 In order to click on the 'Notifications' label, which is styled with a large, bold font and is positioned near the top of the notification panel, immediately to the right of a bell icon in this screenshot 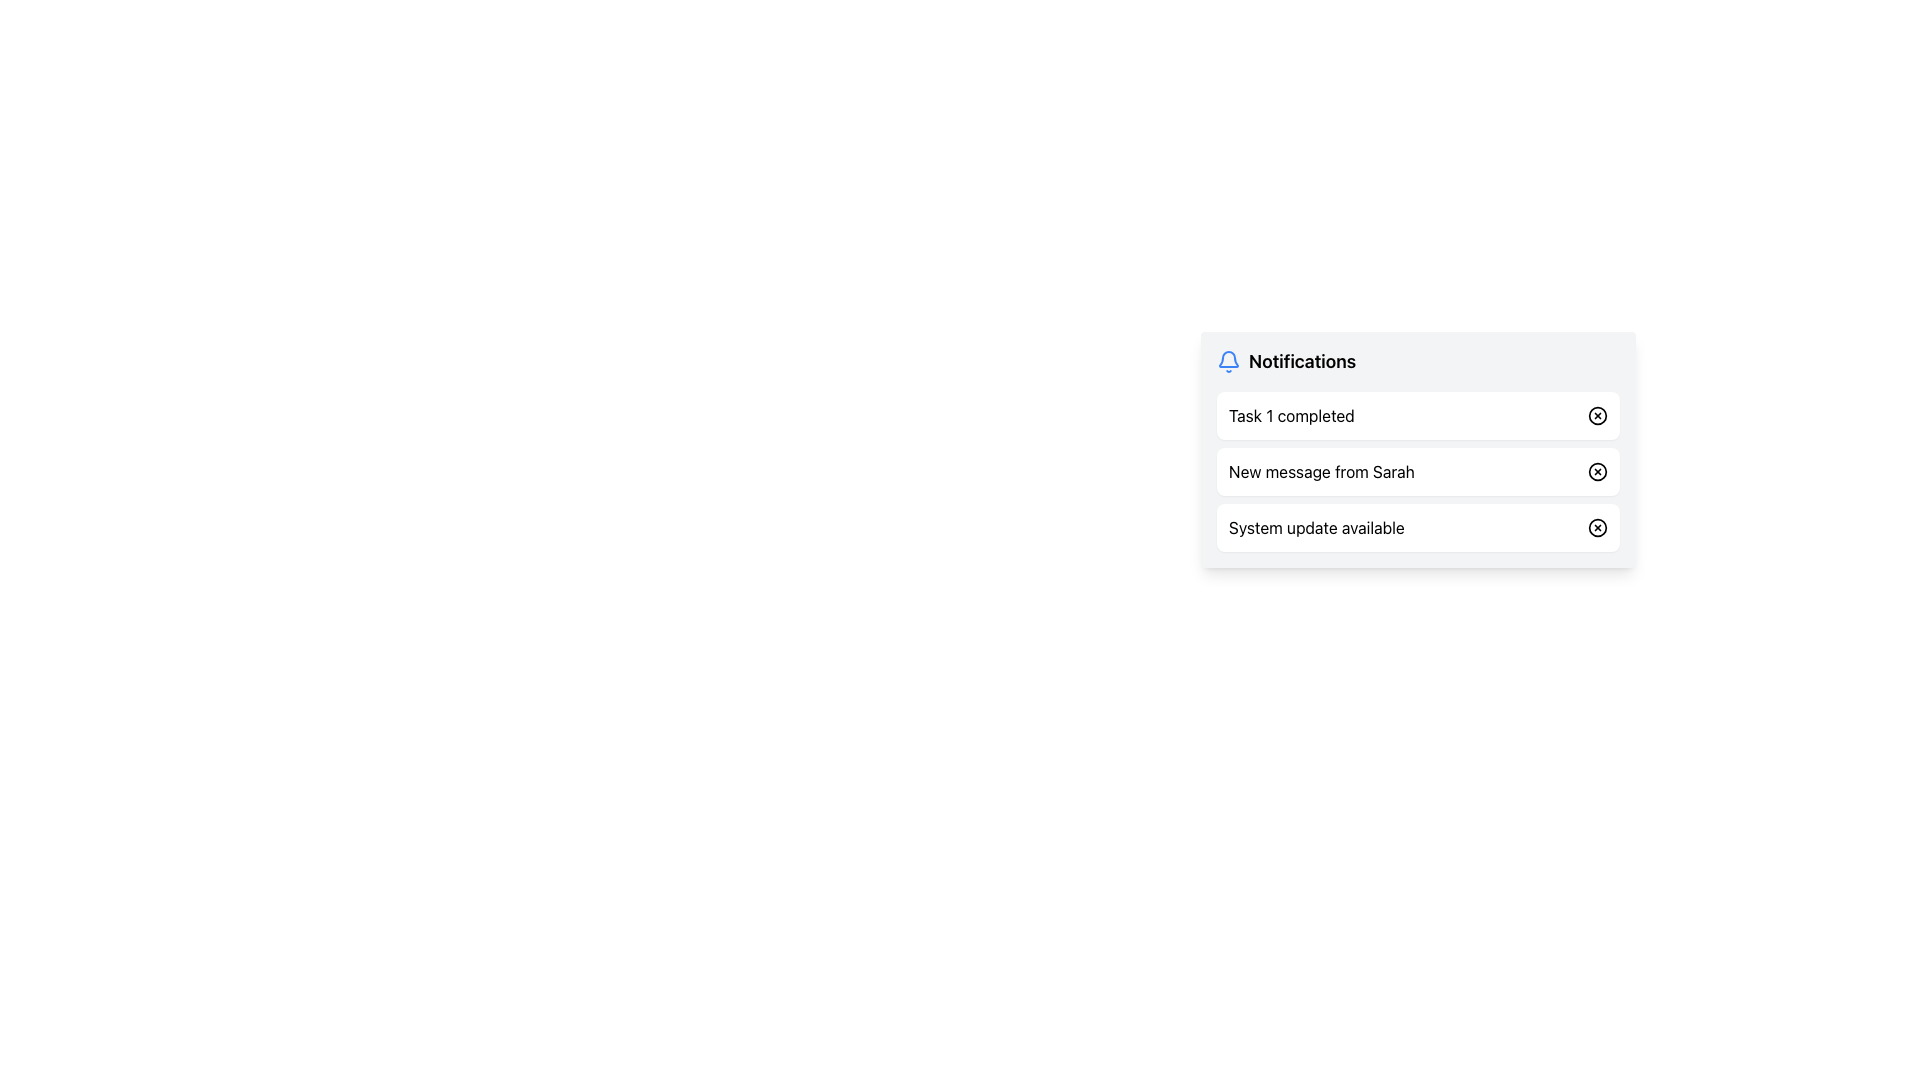, I will do `click(1302, 362)`.